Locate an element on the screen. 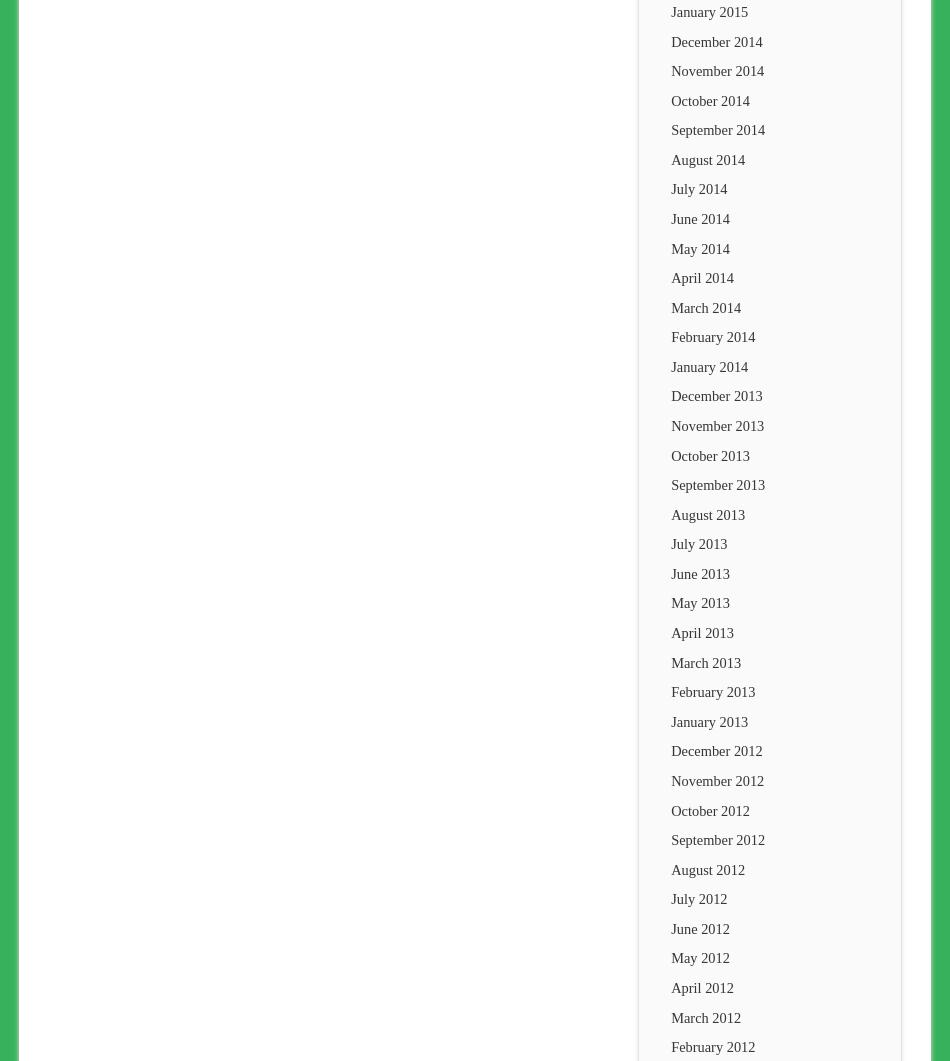  'September 2012' is located at coordinates (670, 839).